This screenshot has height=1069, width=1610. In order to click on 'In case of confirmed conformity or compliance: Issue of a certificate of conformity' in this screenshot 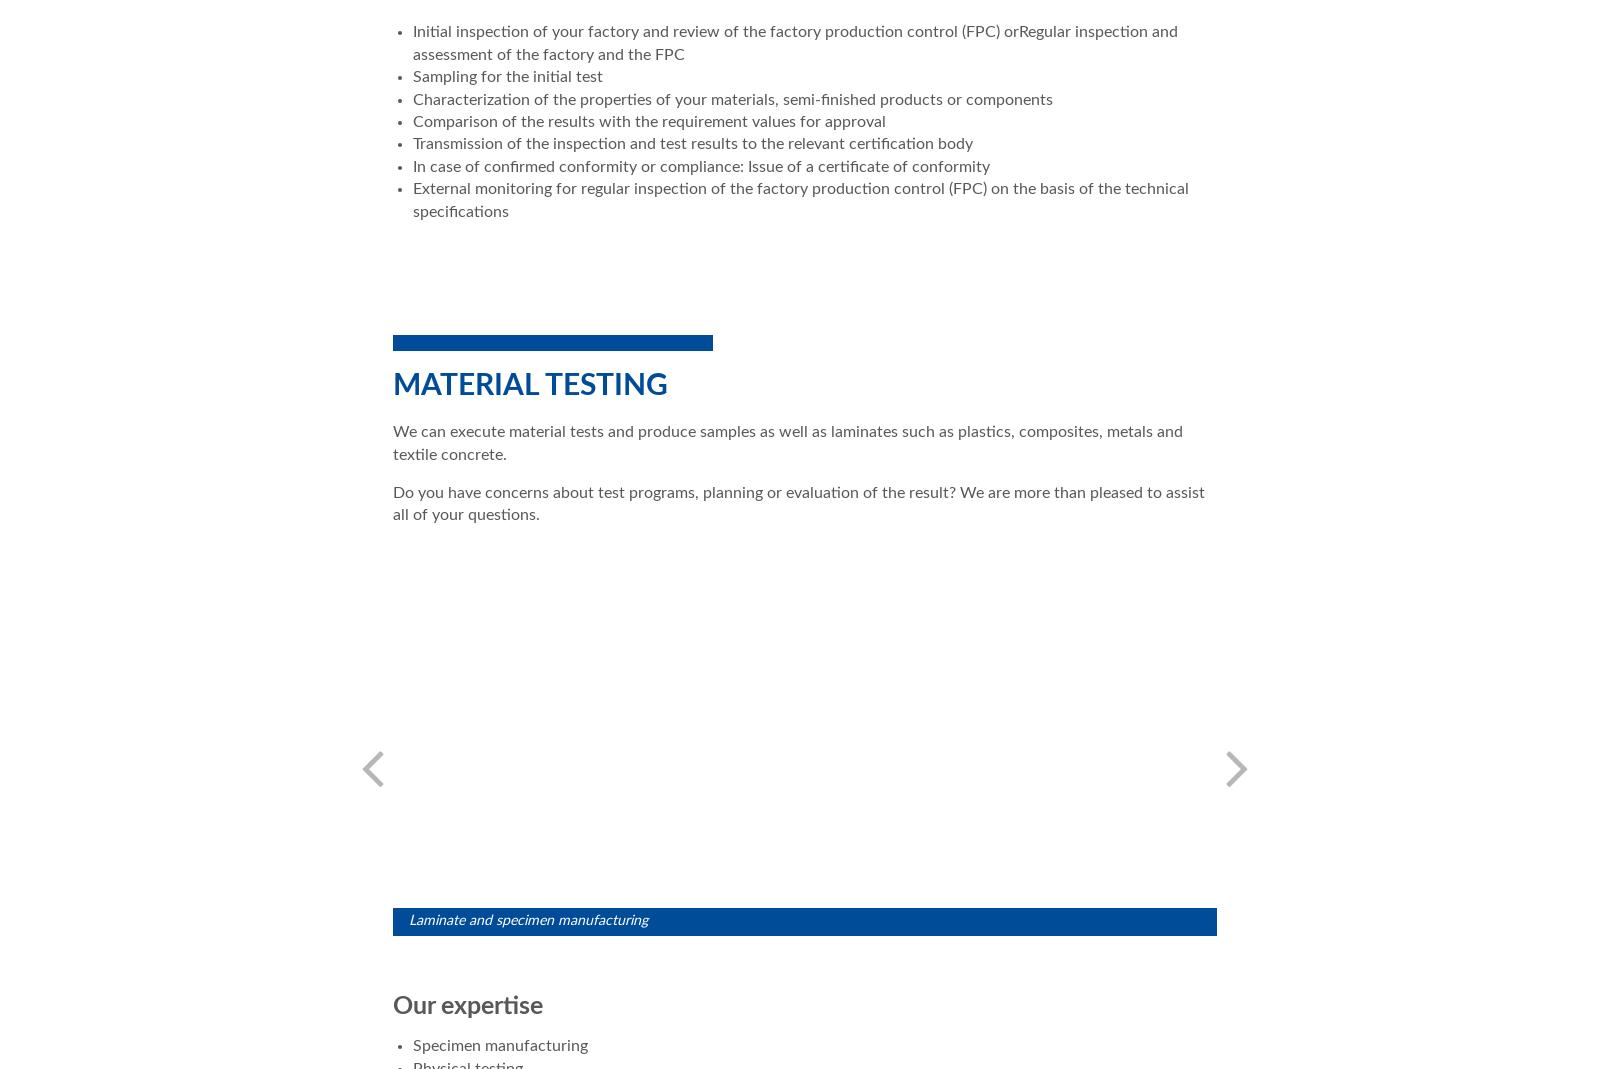, I will do `click(701, 166)`.